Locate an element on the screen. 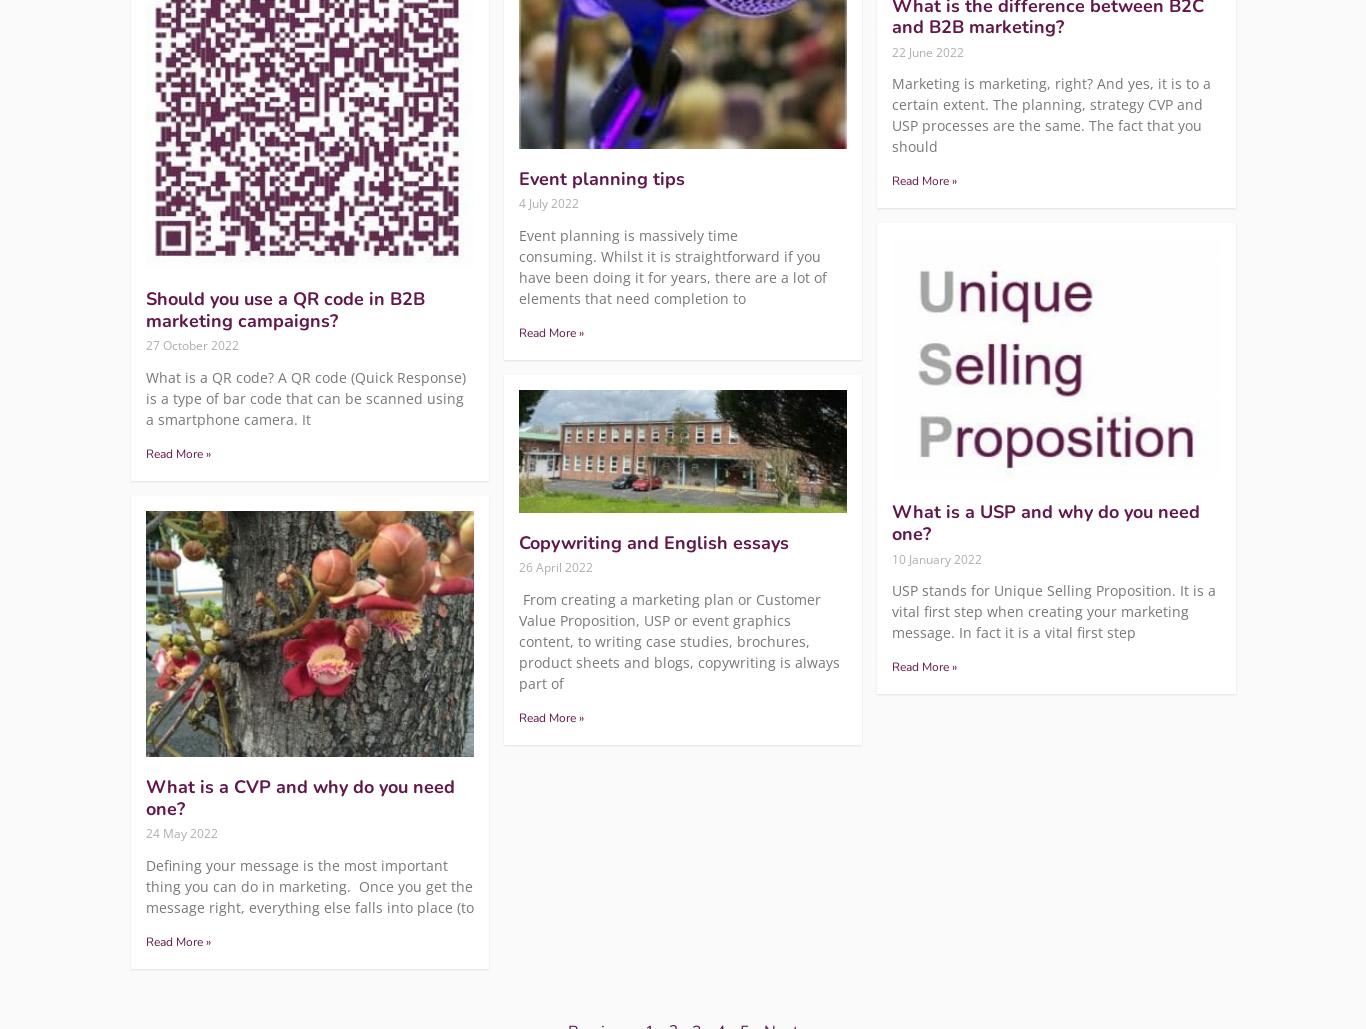 This screenshot has height=1029, width=1366. 'What is a USP and why do you need one?' is located at coordinates (1044, 521).